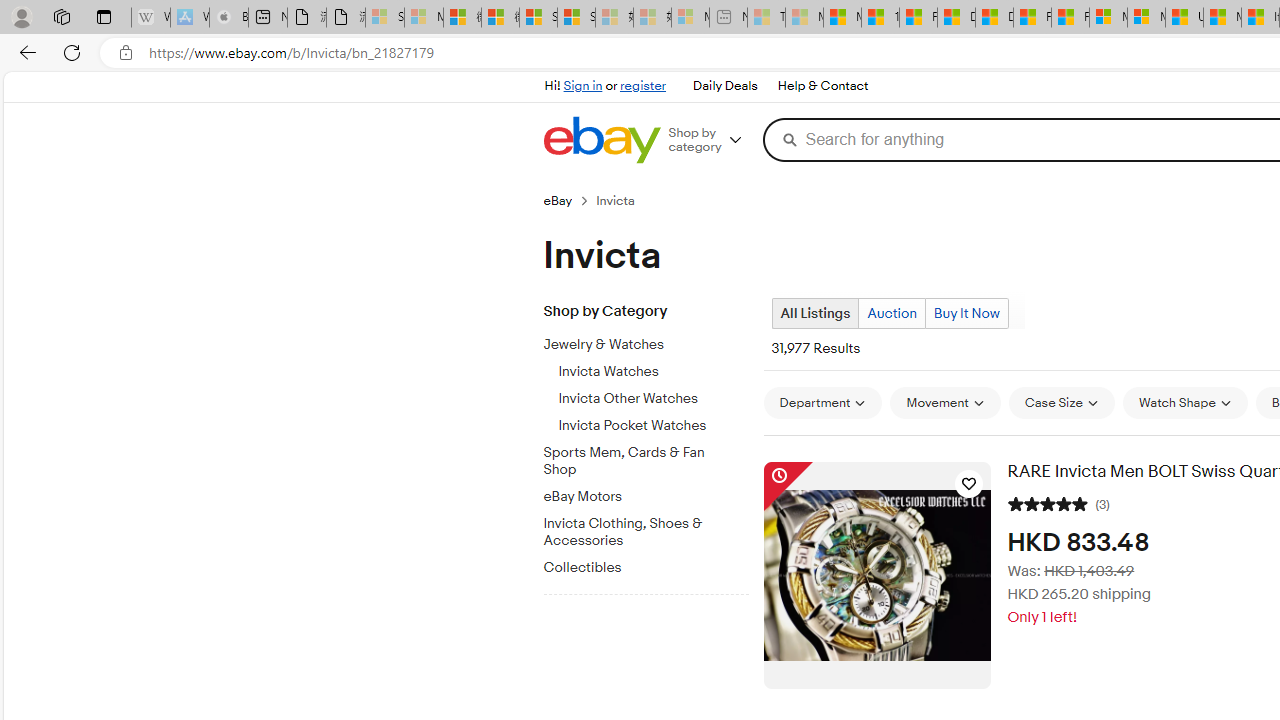 The image size is (1280, 720). Describe the element at coordinates (422, 17) in the screenshot. I see `'Microsoft Services Agreement - Sleeping'` at that location.